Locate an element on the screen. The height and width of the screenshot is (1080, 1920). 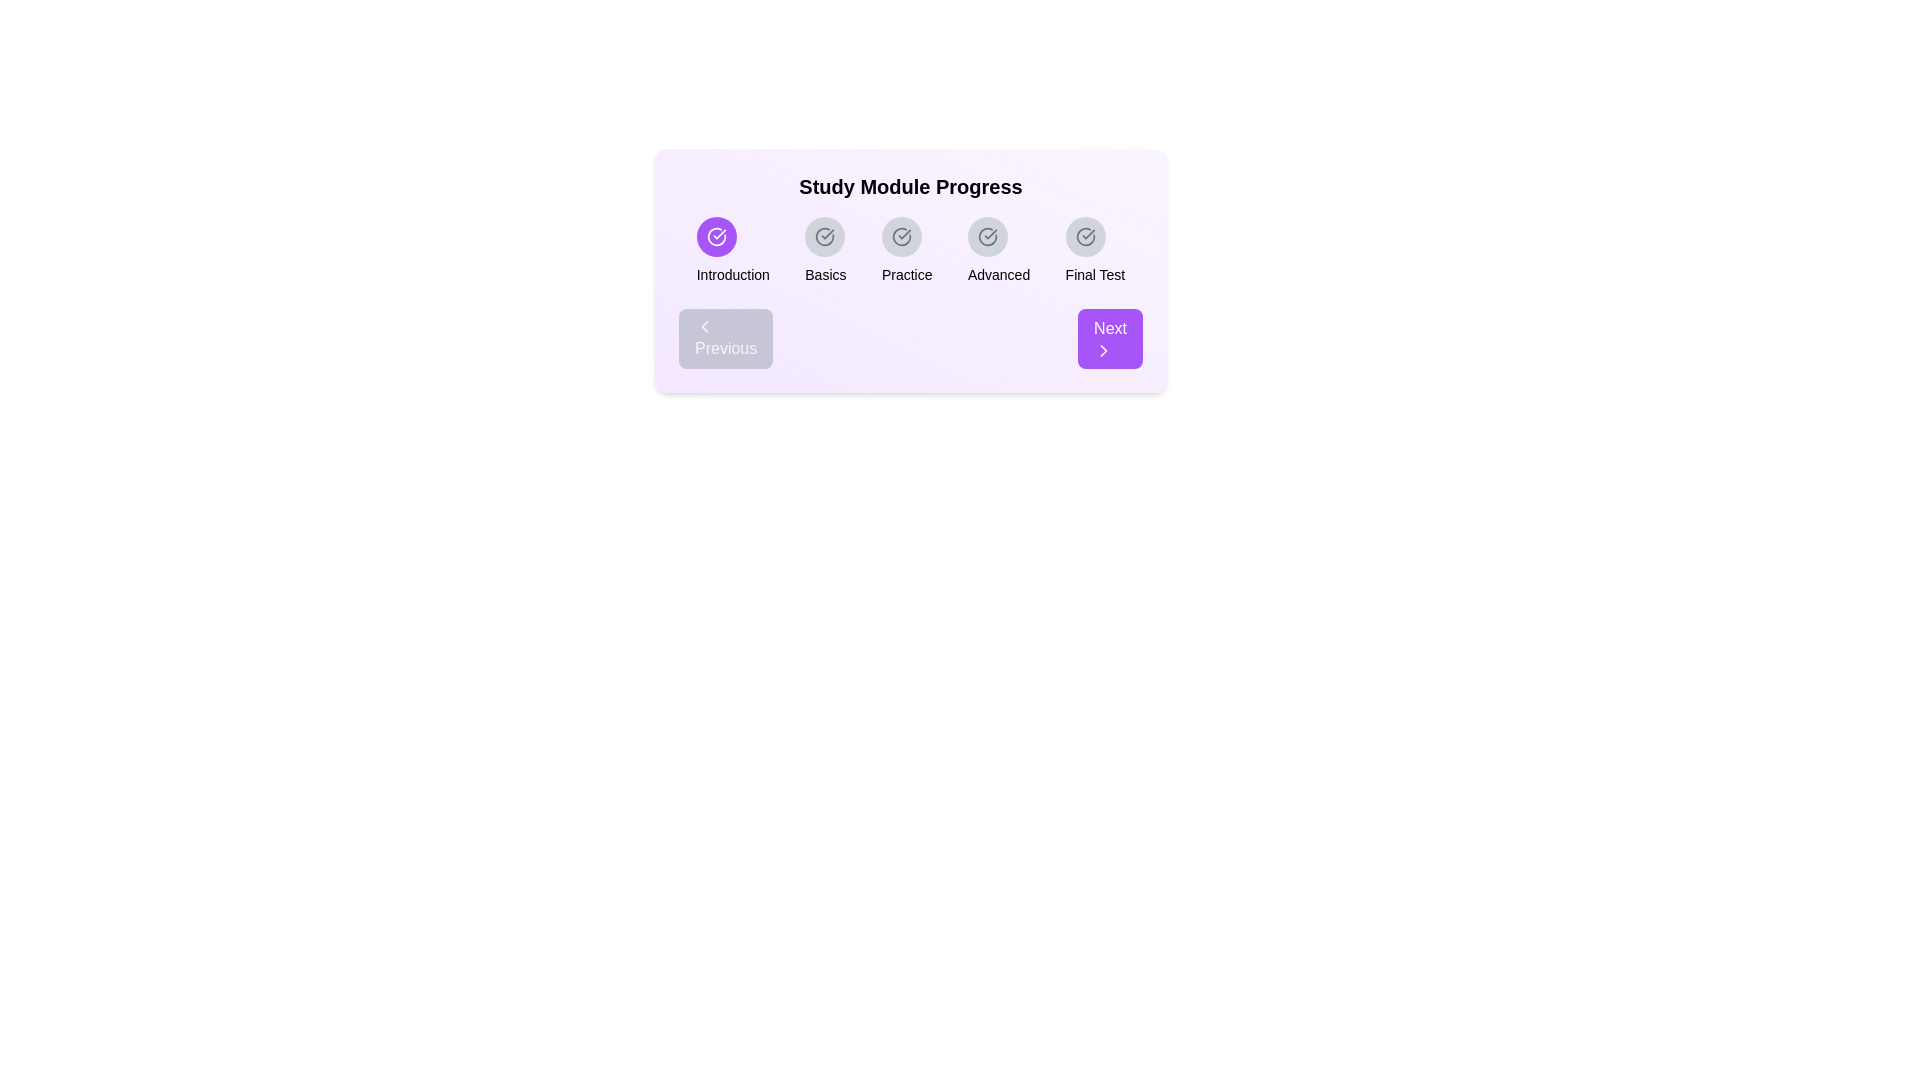
the static text label displaying 'Final Test', which is styled in bold black sans-serif font and located below a circular icon, representing the final stage of the study module progress is located at coordinates (1094, 274).